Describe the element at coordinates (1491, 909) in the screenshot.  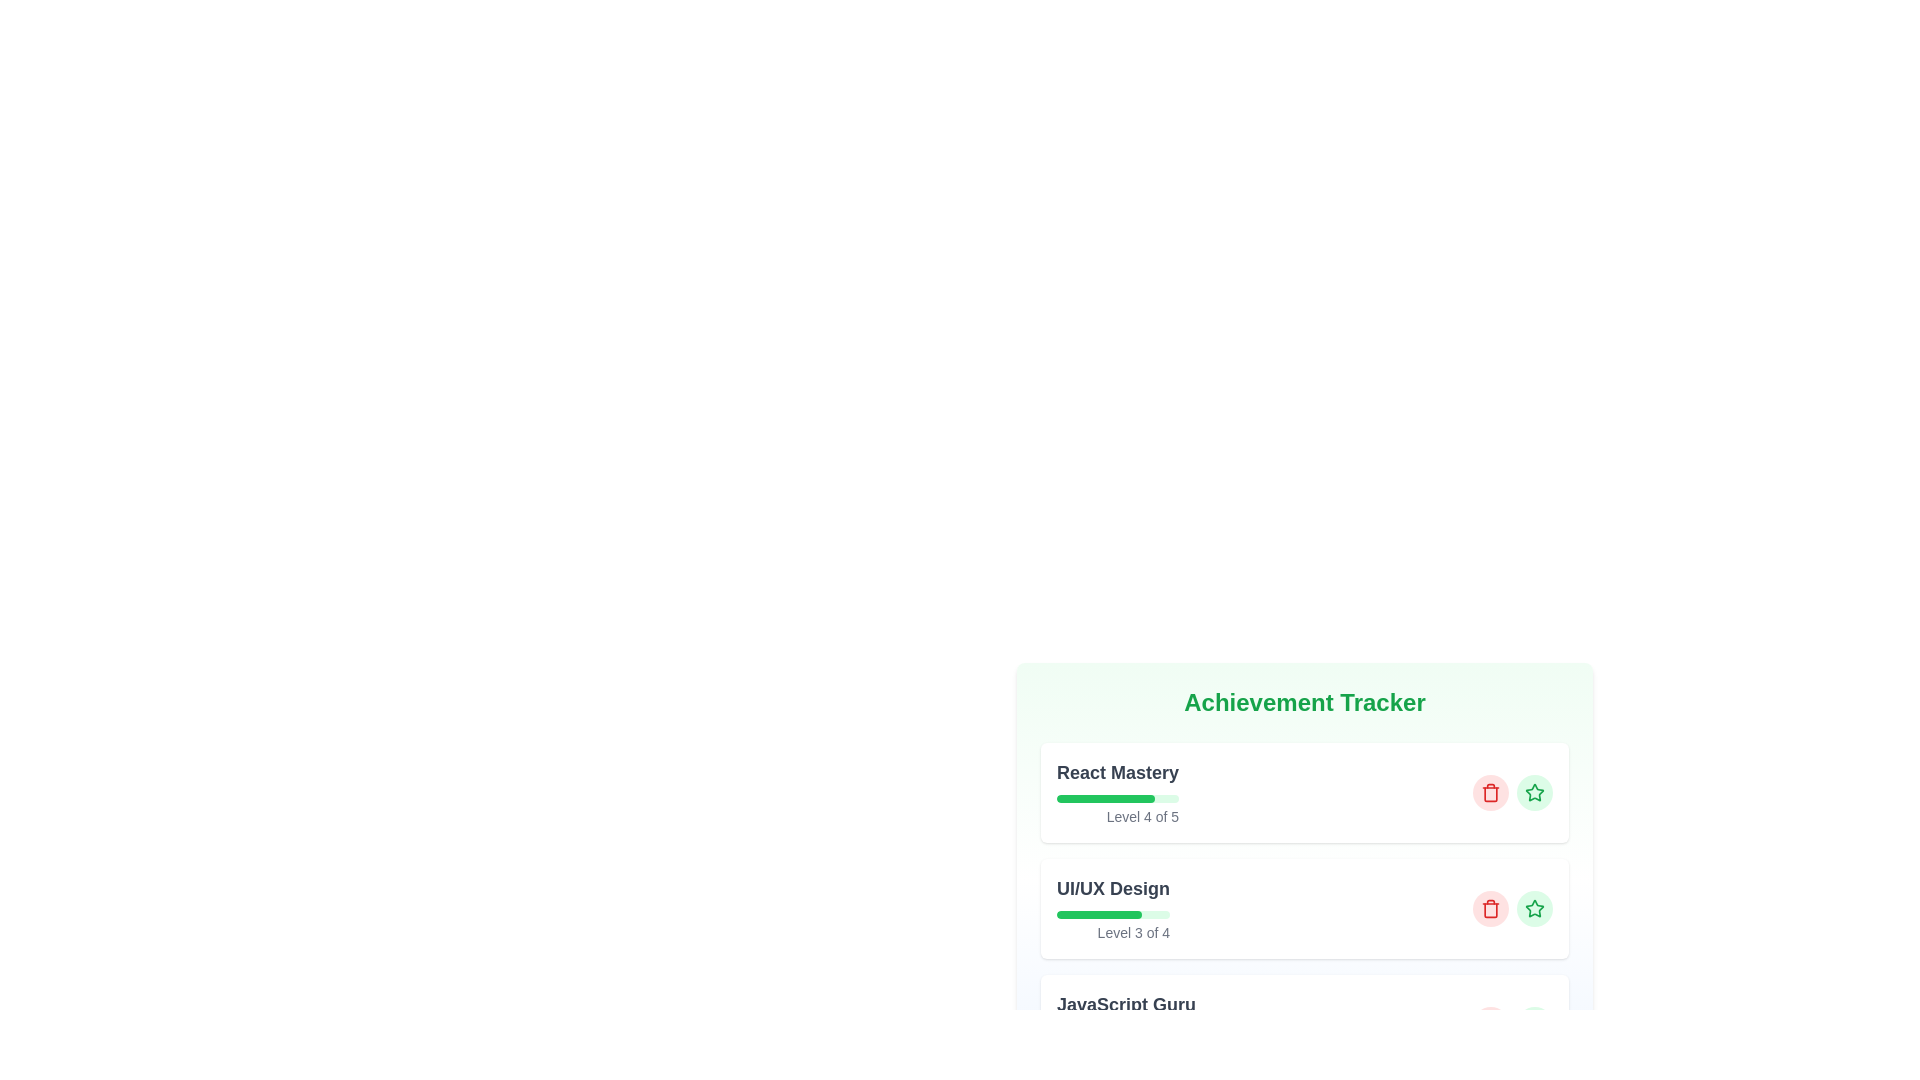
I see `the circular red button with a trash can icon` at that location.